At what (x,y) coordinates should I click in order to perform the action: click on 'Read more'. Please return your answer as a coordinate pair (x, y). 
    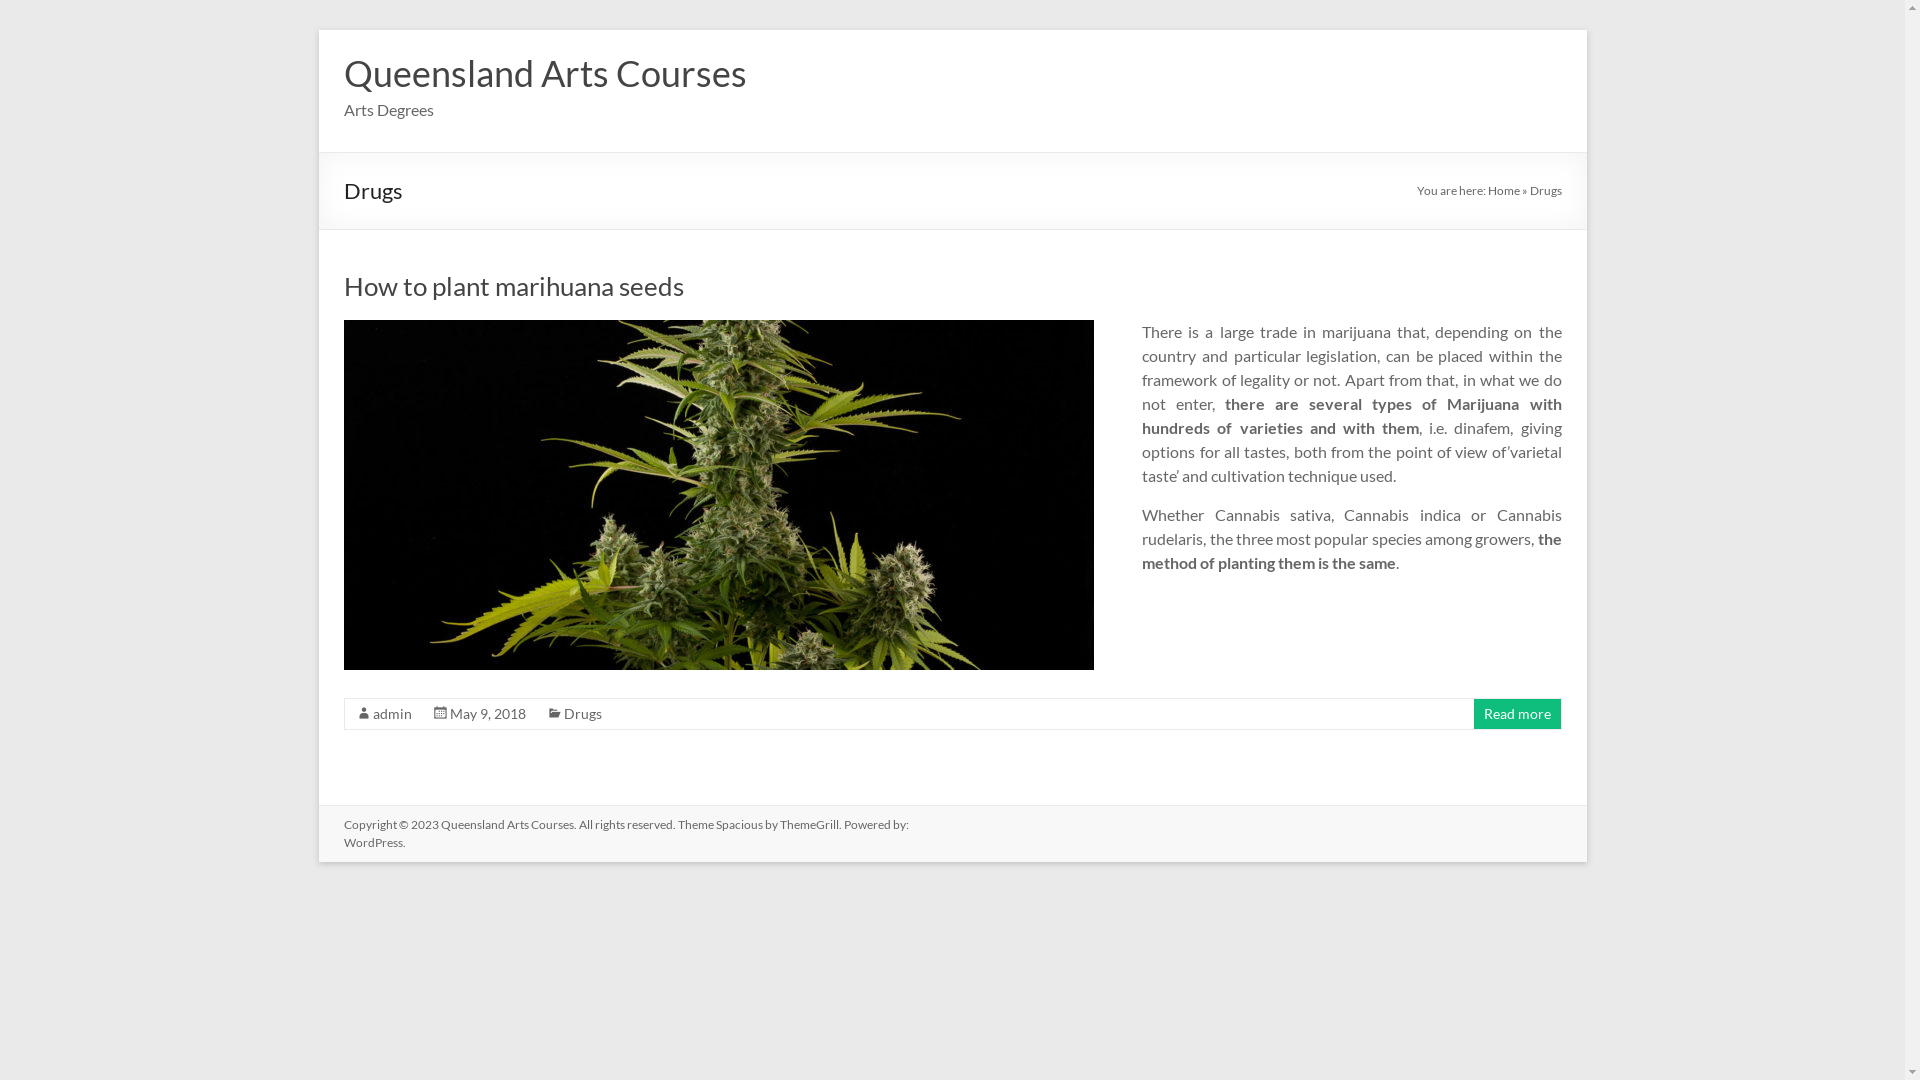
    Looking at the image, I should click on (1517, 712).